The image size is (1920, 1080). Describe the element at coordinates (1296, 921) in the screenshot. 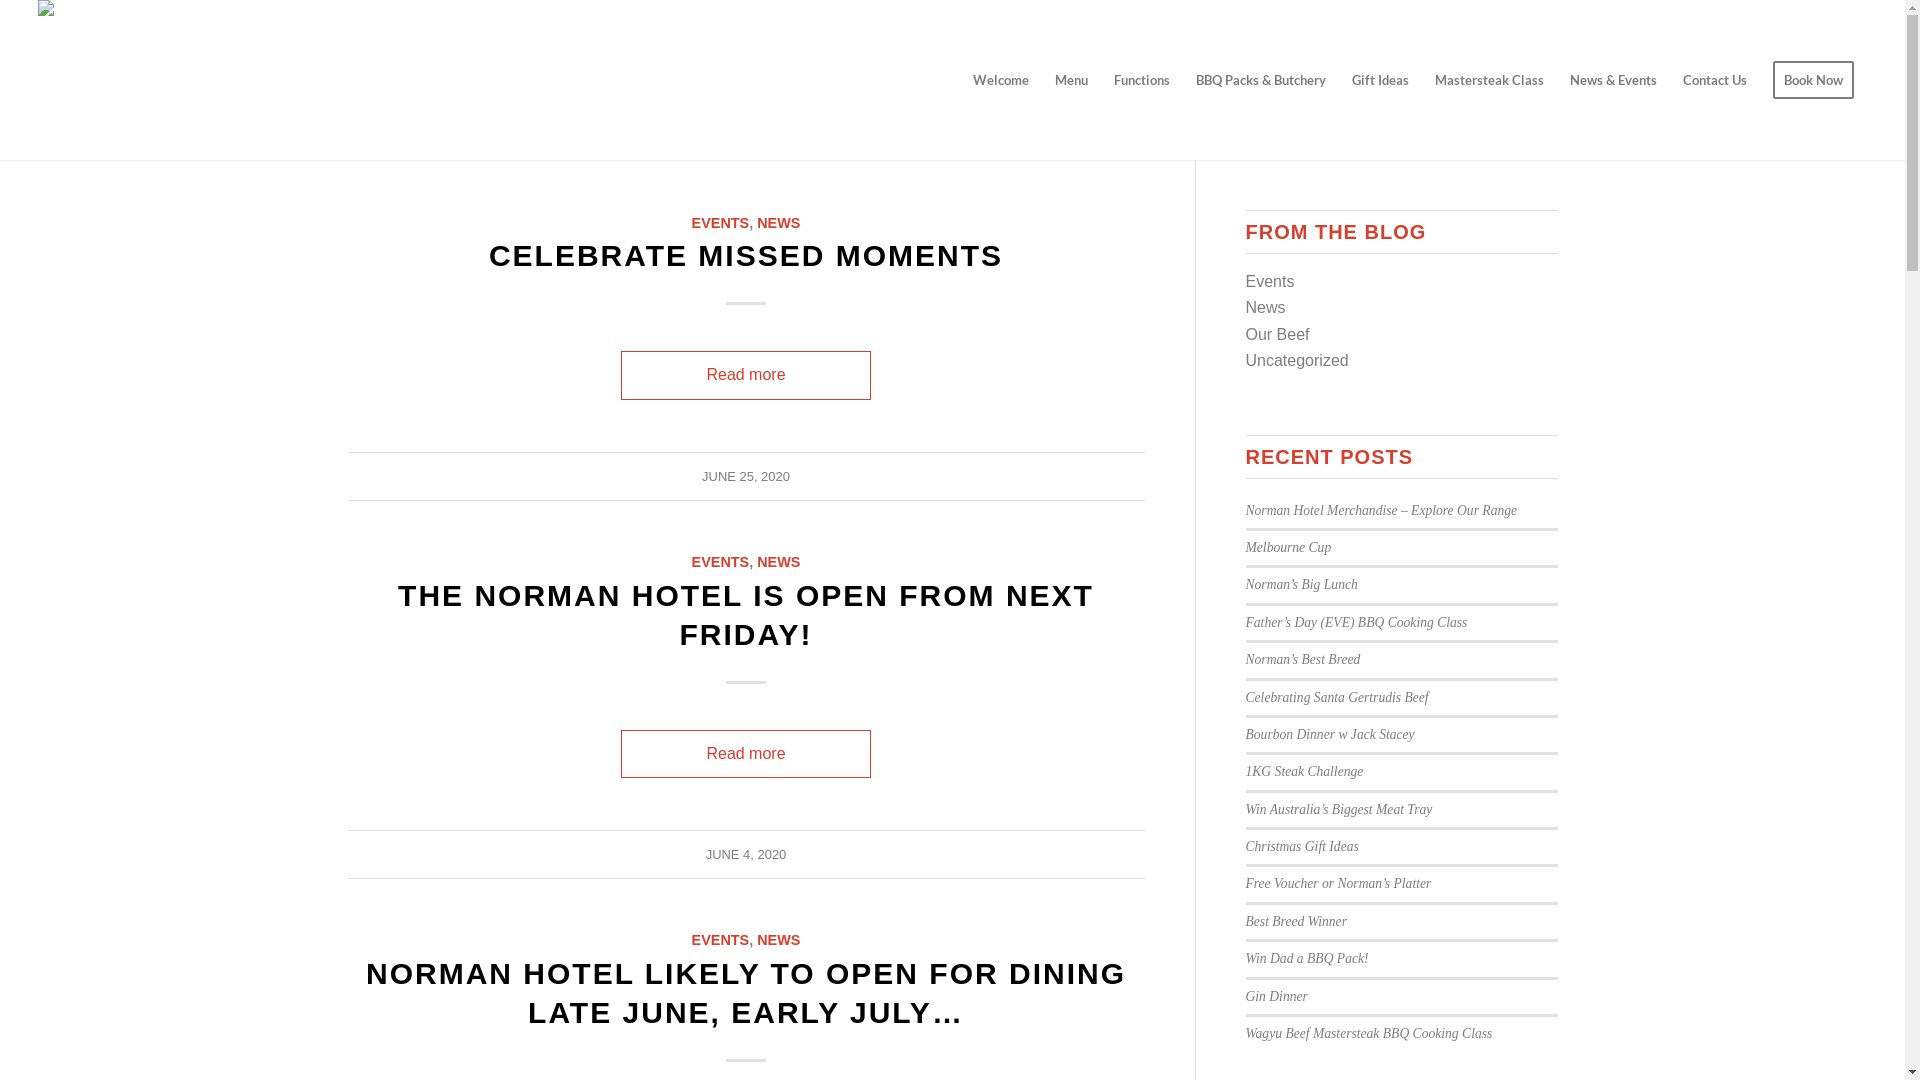

I see `'Best Breed Winner'` at that location.